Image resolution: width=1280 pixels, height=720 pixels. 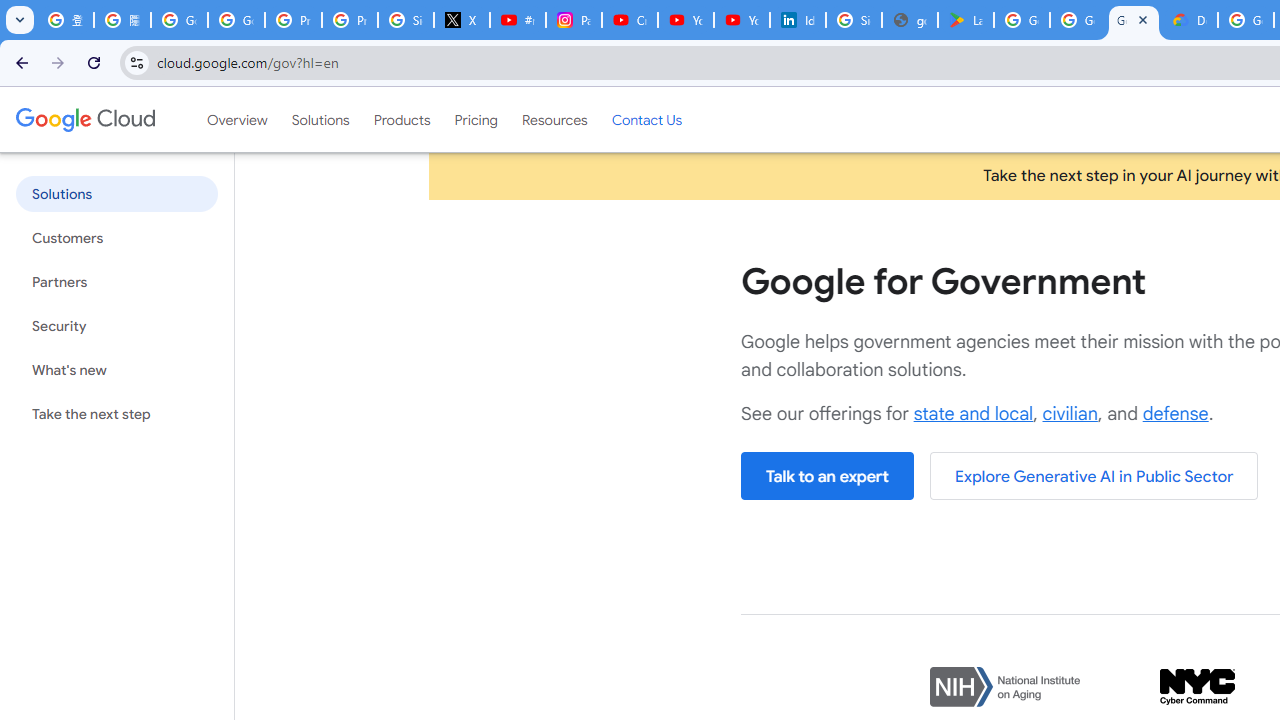 What do you see at coordinates (115, 282) in the screenshot?
I see `'Partners'` at bounding box center [115, 282].